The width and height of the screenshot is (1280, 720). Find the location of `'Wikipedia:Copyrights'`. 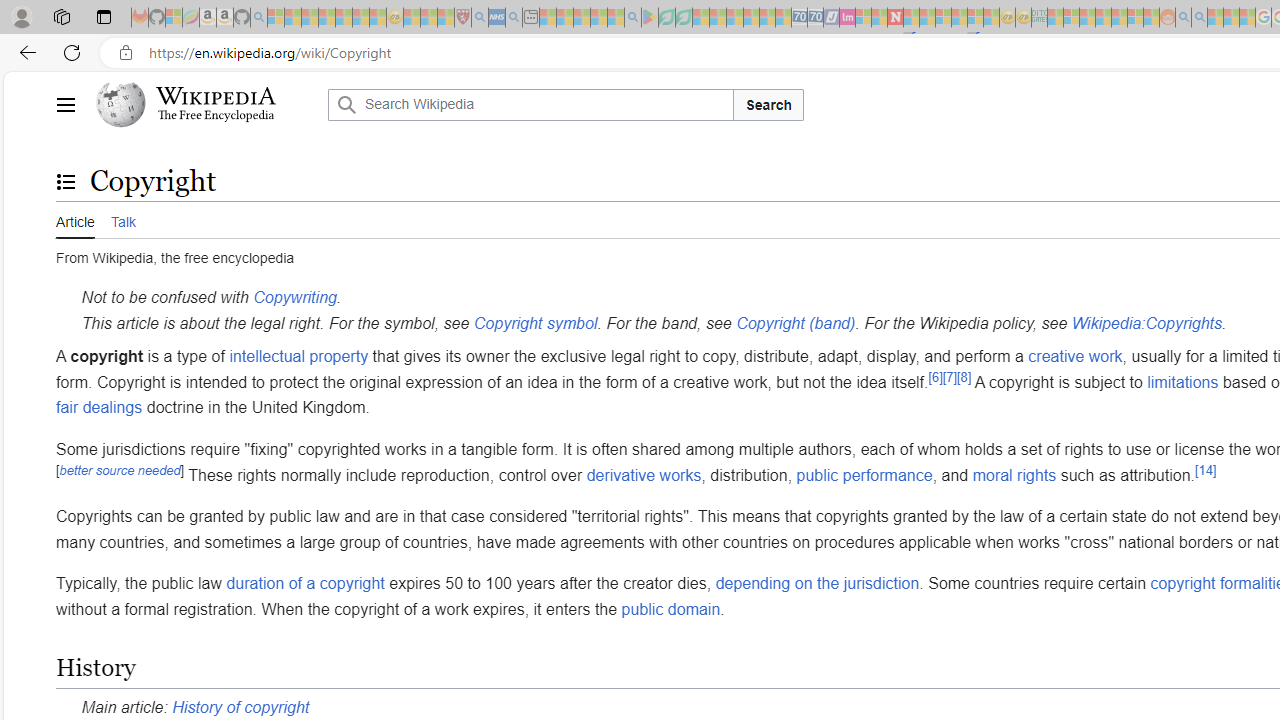

'Wikipedia:Copyrights' is located at coordinates (1146, 321).